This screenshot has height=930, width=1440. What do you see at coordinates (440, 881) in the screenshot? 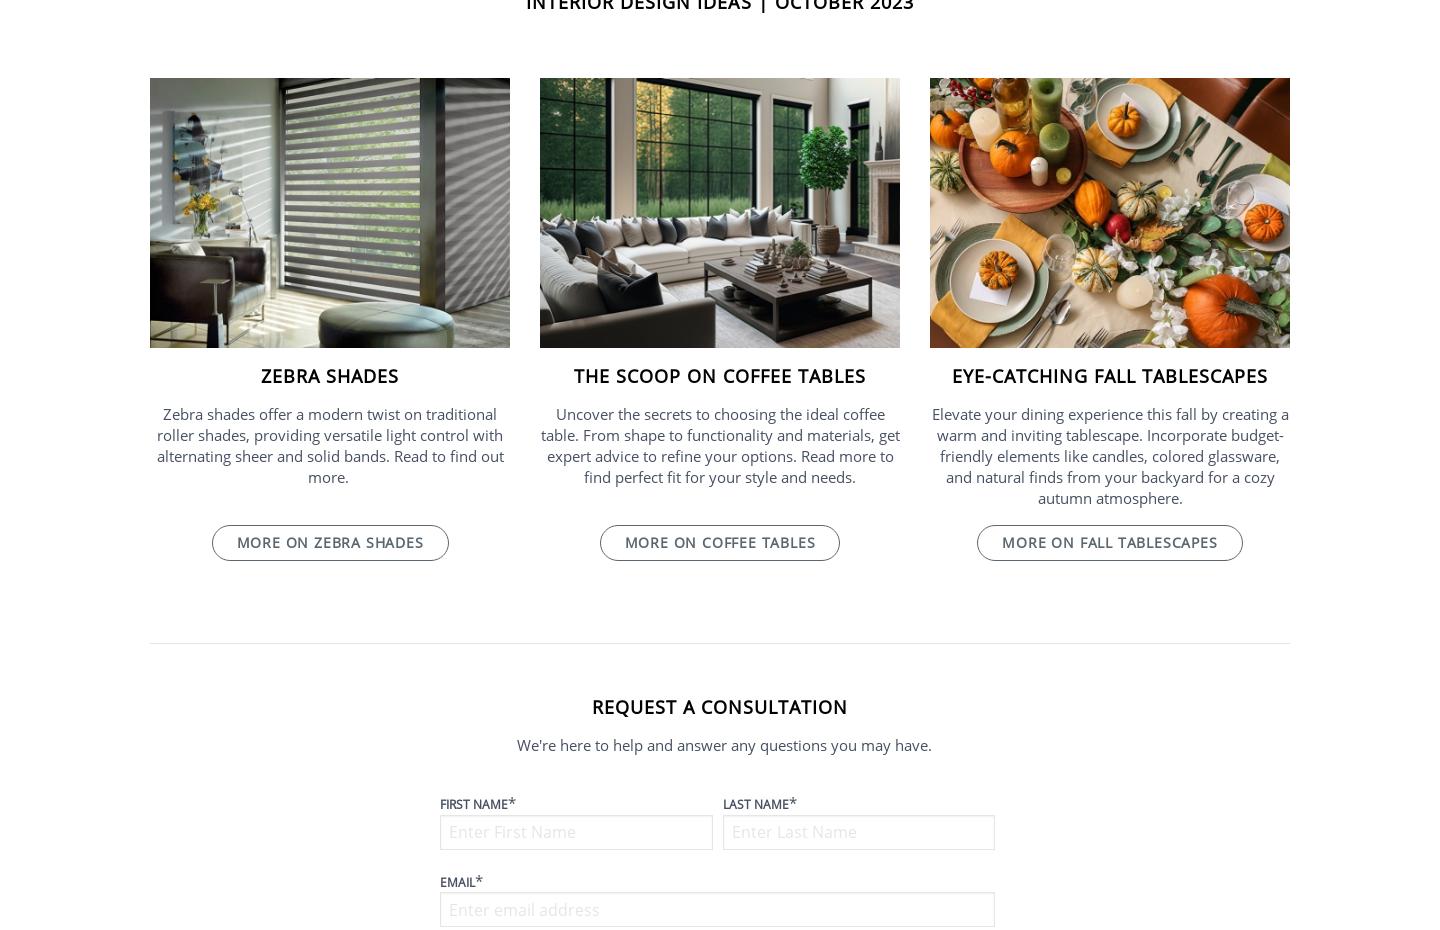
I see `'Email'` at bounding box center [440, 881].